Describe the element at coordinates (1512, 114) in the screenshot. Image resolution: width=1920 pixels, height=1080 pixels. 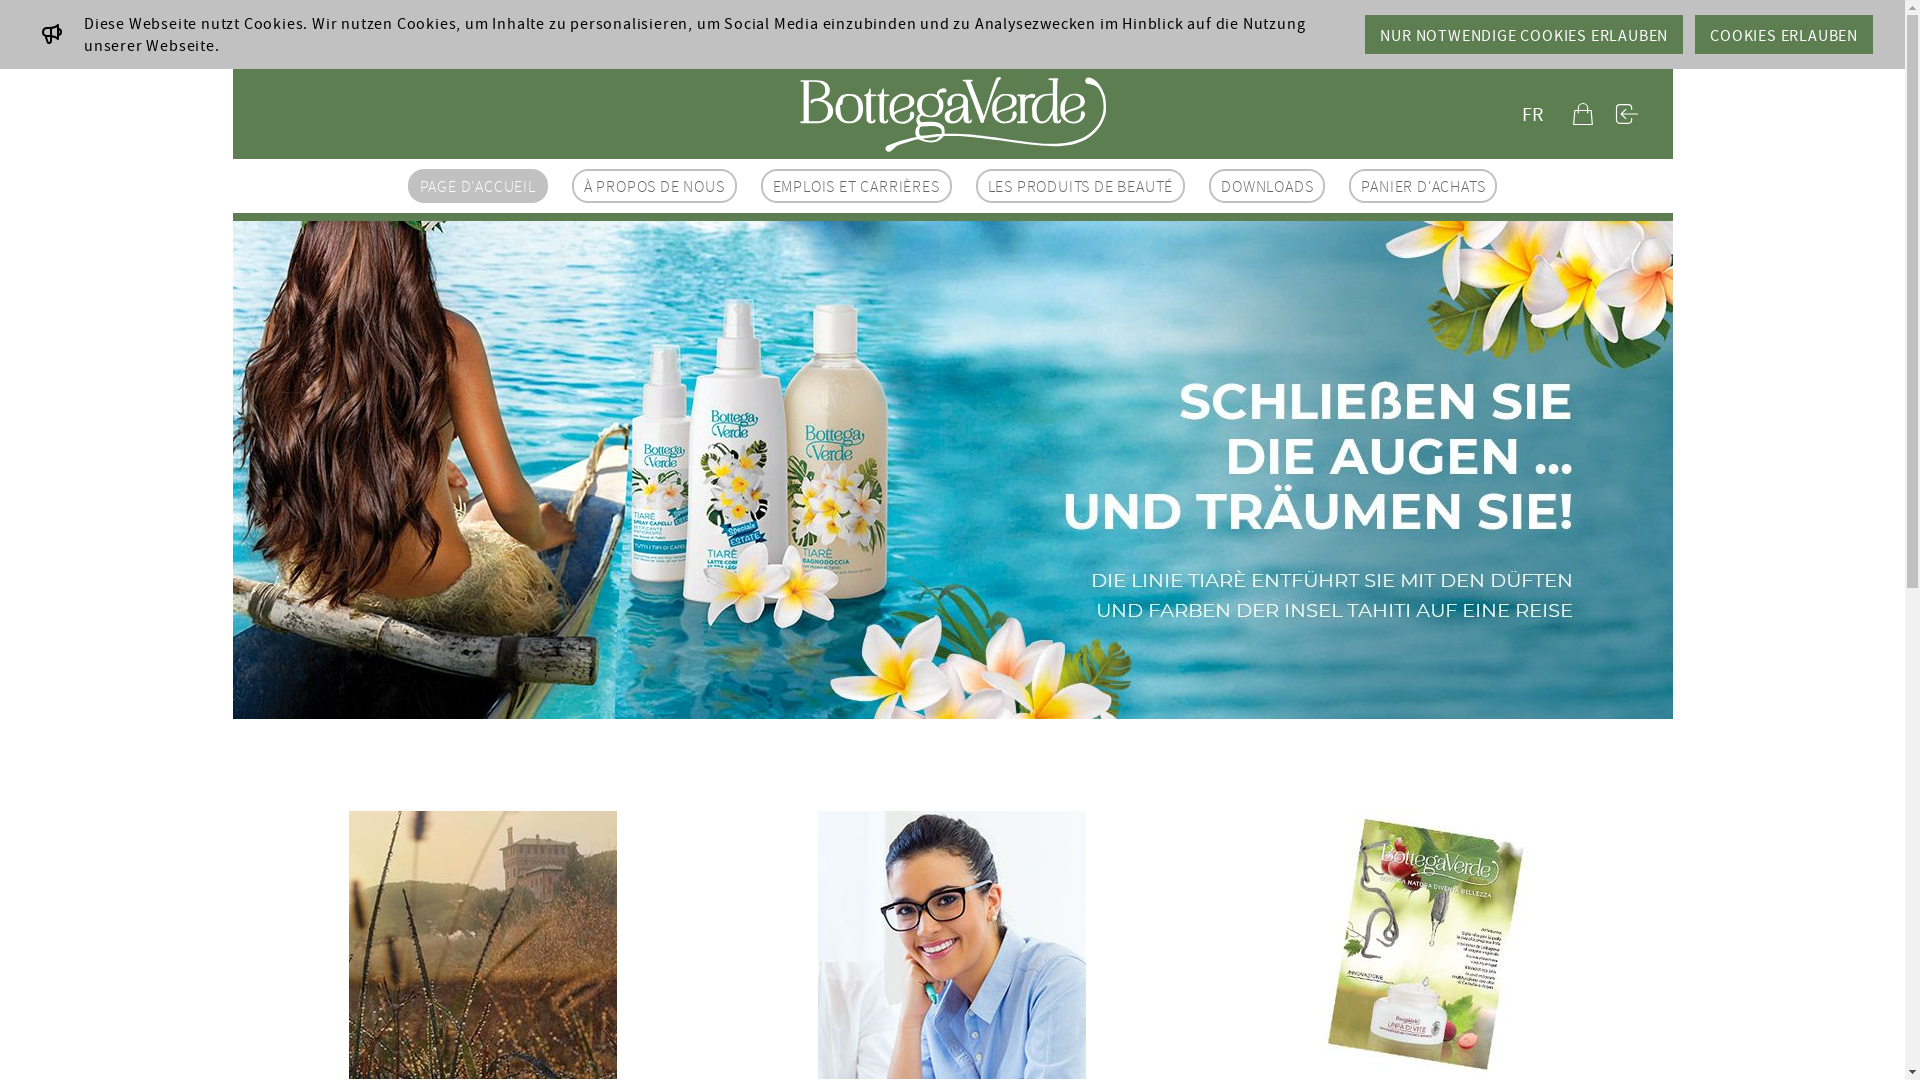
I see `'FR'` at that location.